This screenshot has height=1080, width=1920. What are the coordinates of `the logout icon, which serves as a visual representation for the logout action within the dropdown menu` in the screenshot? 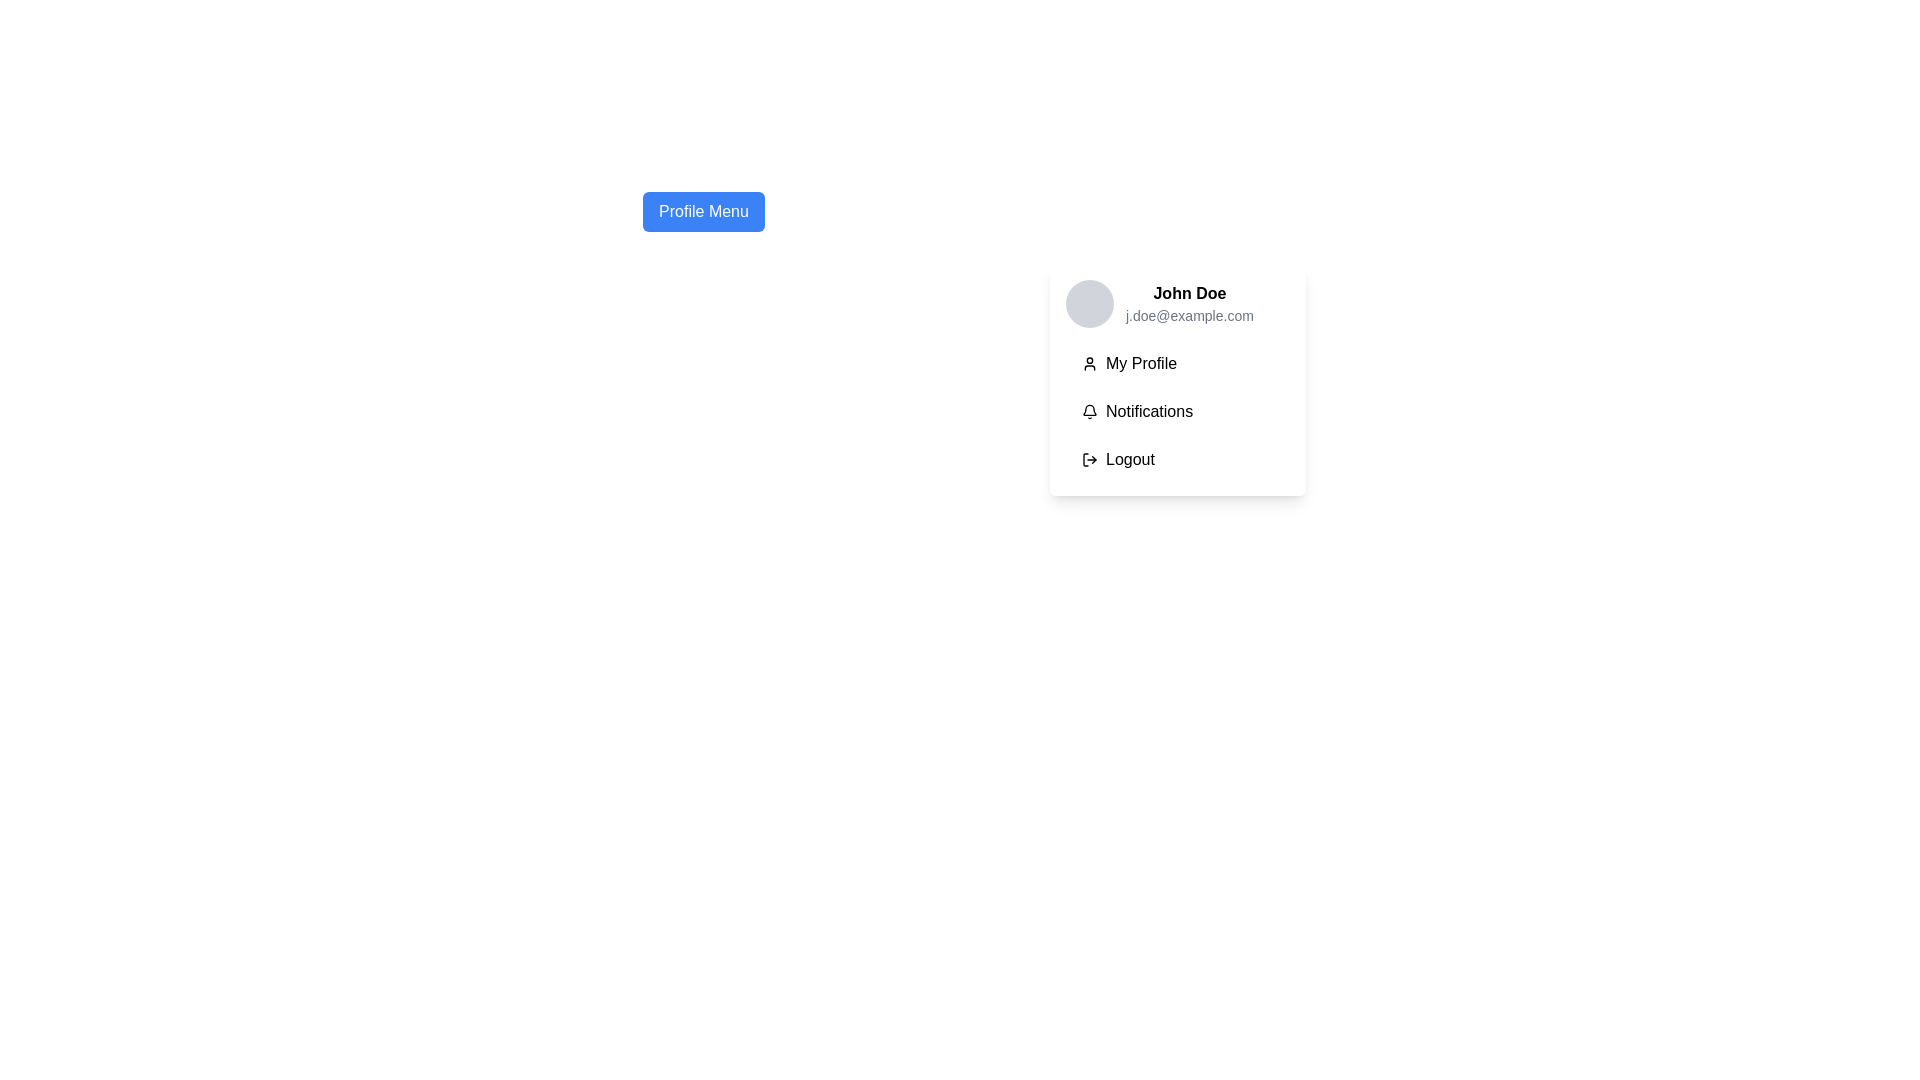 It's located at (1088, 459).